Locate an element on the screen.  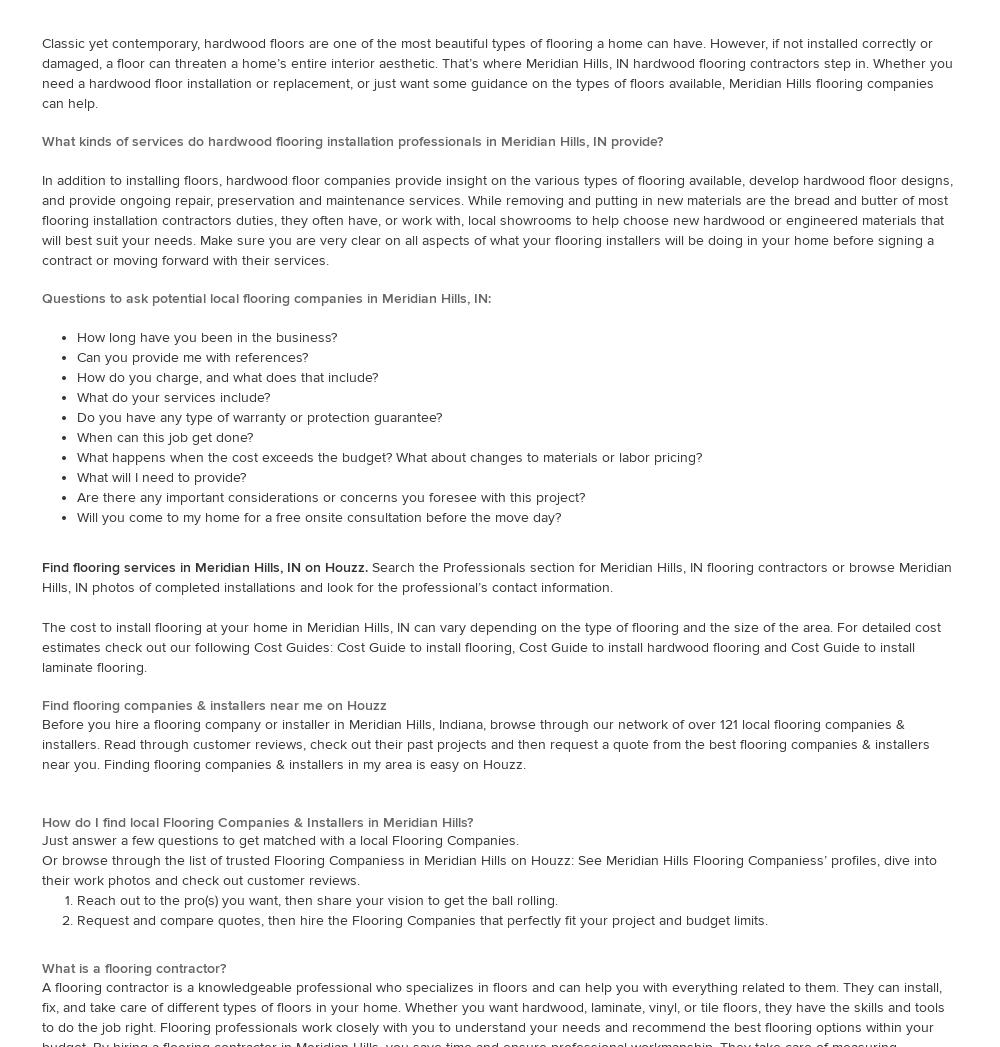
'What will I need to provide?' is located at coordinates (161, 475).